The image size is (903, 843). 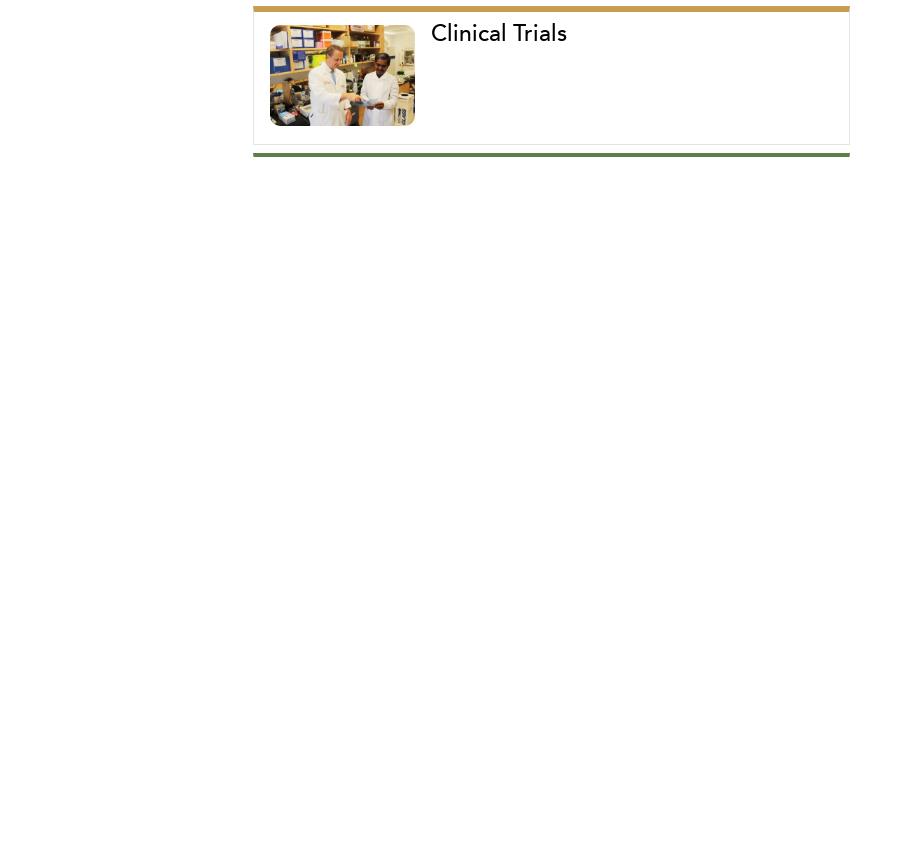 What do you see at coordinates (26, 184) in the screenshot?
I see `'CONNECT WITH US'` at bounding box center [26, 184].